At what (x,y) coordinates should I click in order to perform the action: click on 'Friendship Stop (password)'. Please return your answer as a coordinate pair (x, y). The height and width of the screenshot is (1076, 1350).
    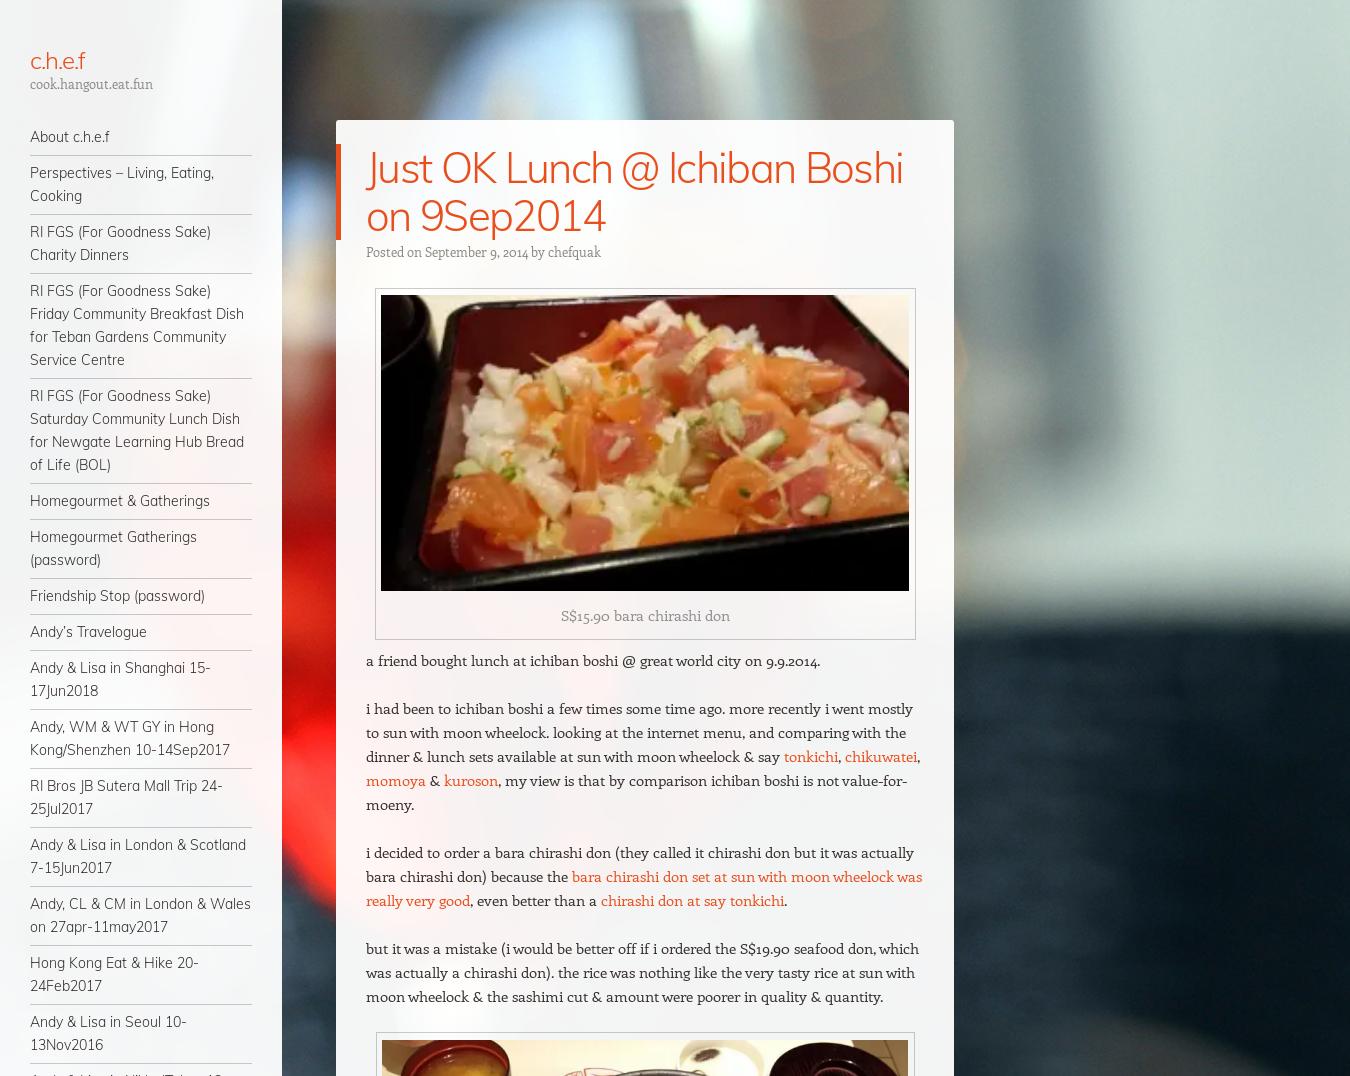
    Looking at the image, I should click on (117, 595).